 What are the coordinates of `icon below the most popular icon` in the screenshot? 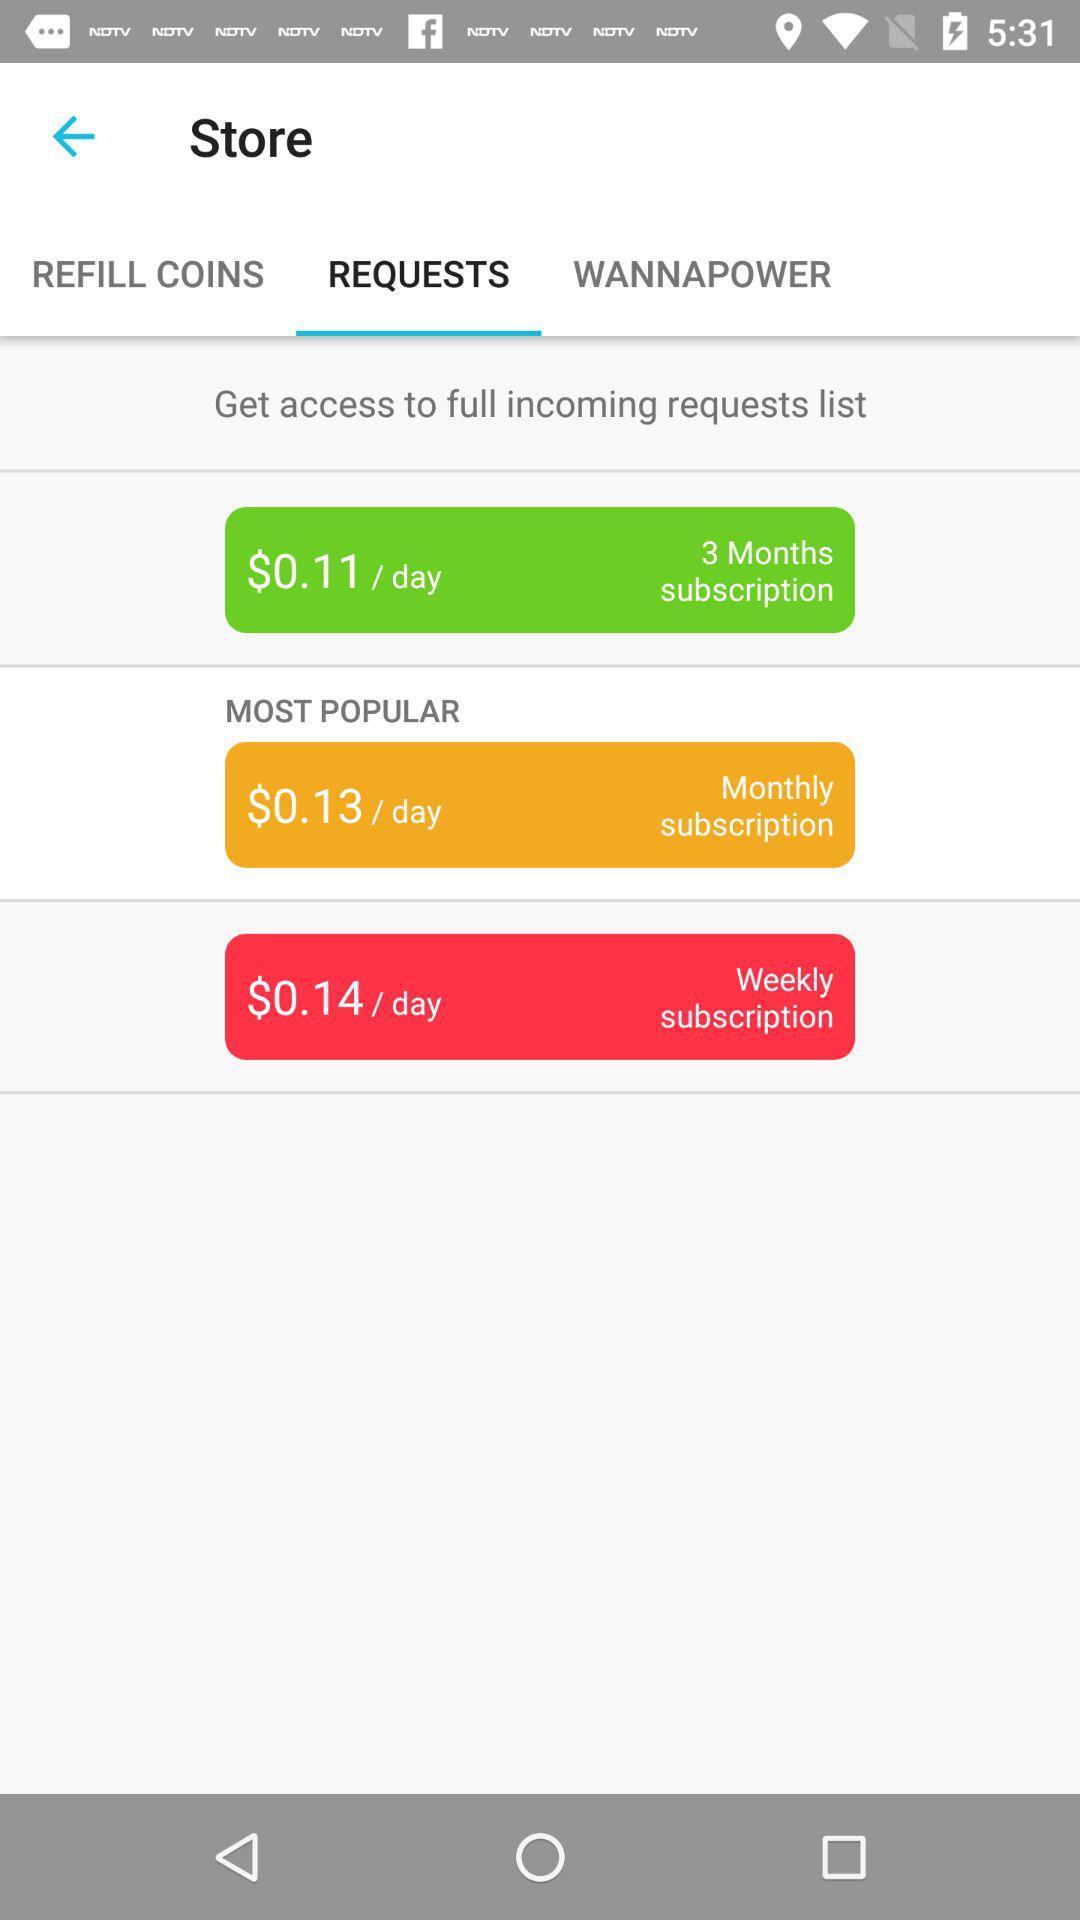 It's located at (715, 804).